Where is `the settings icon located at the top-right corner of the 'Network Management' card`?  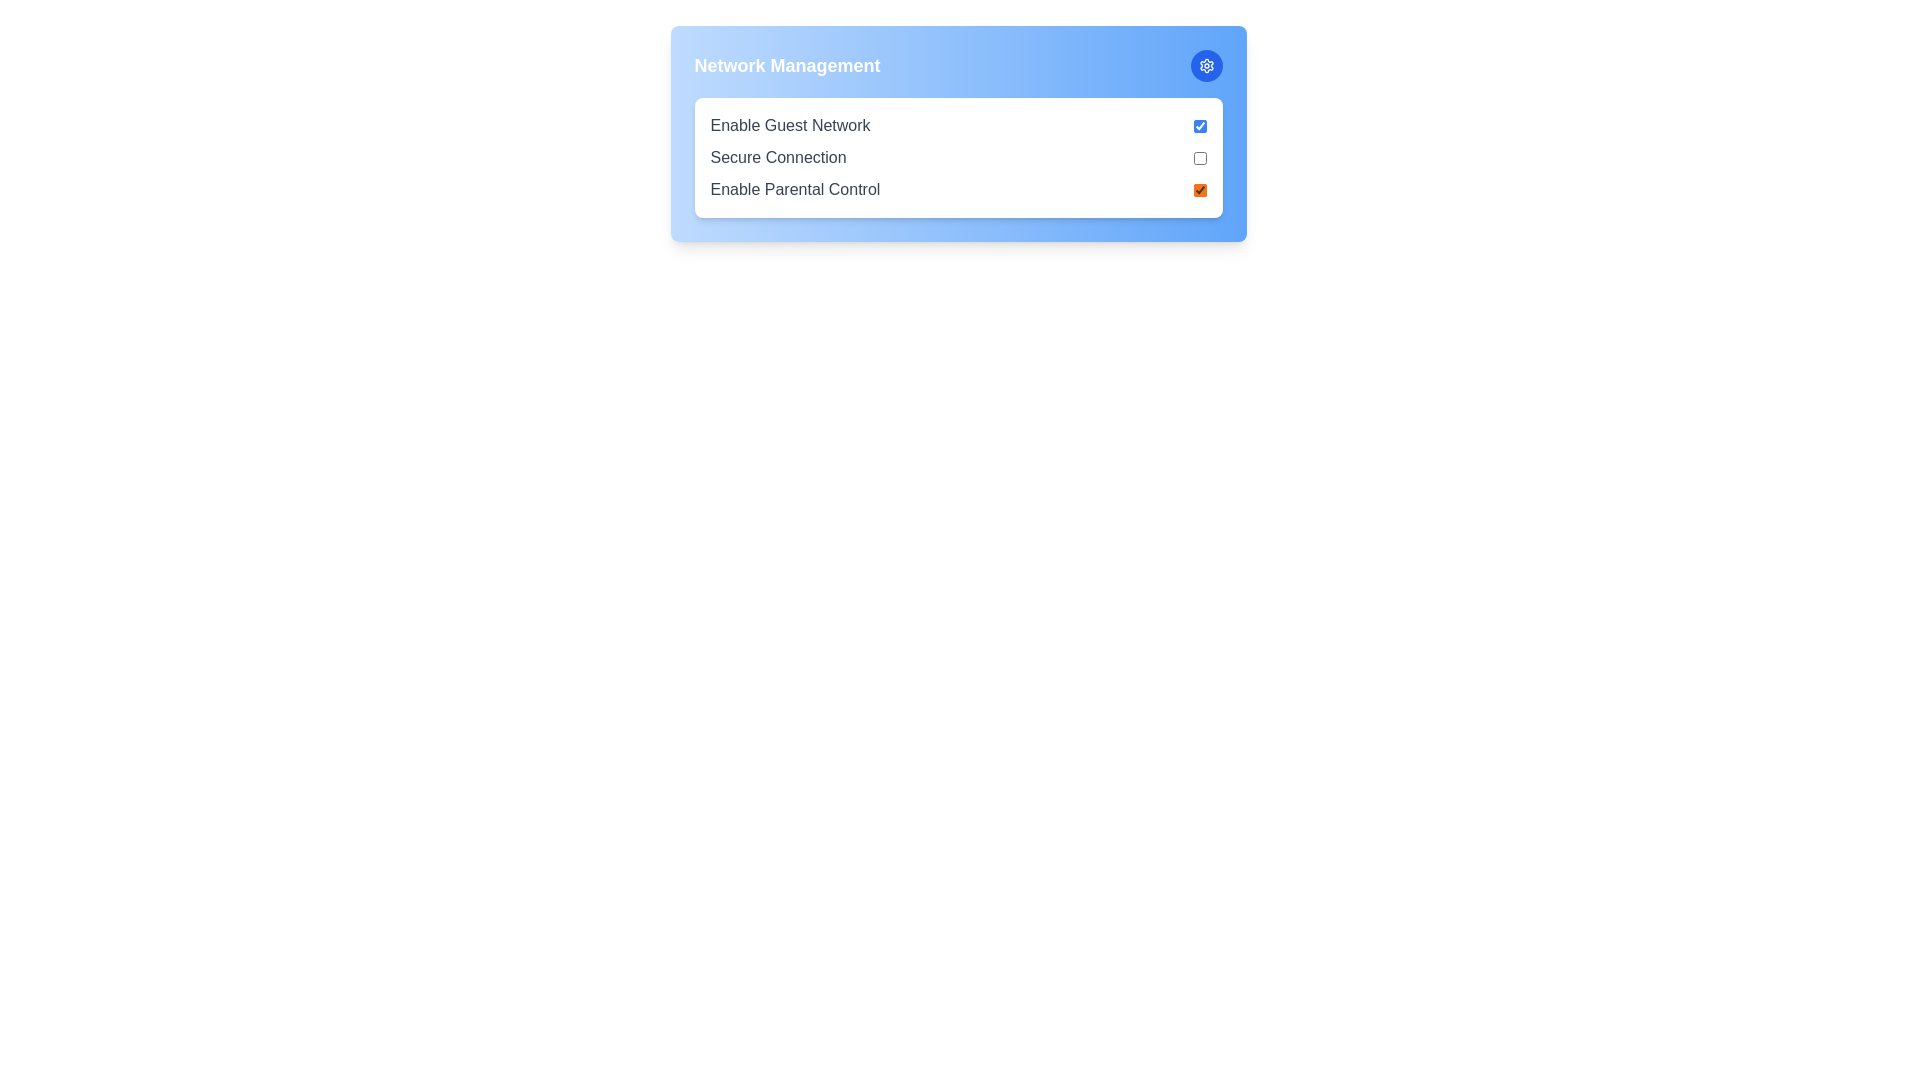 the settings icon located at the top-right corner of the 'Network Management' card is located at coordinates (1205, 64).